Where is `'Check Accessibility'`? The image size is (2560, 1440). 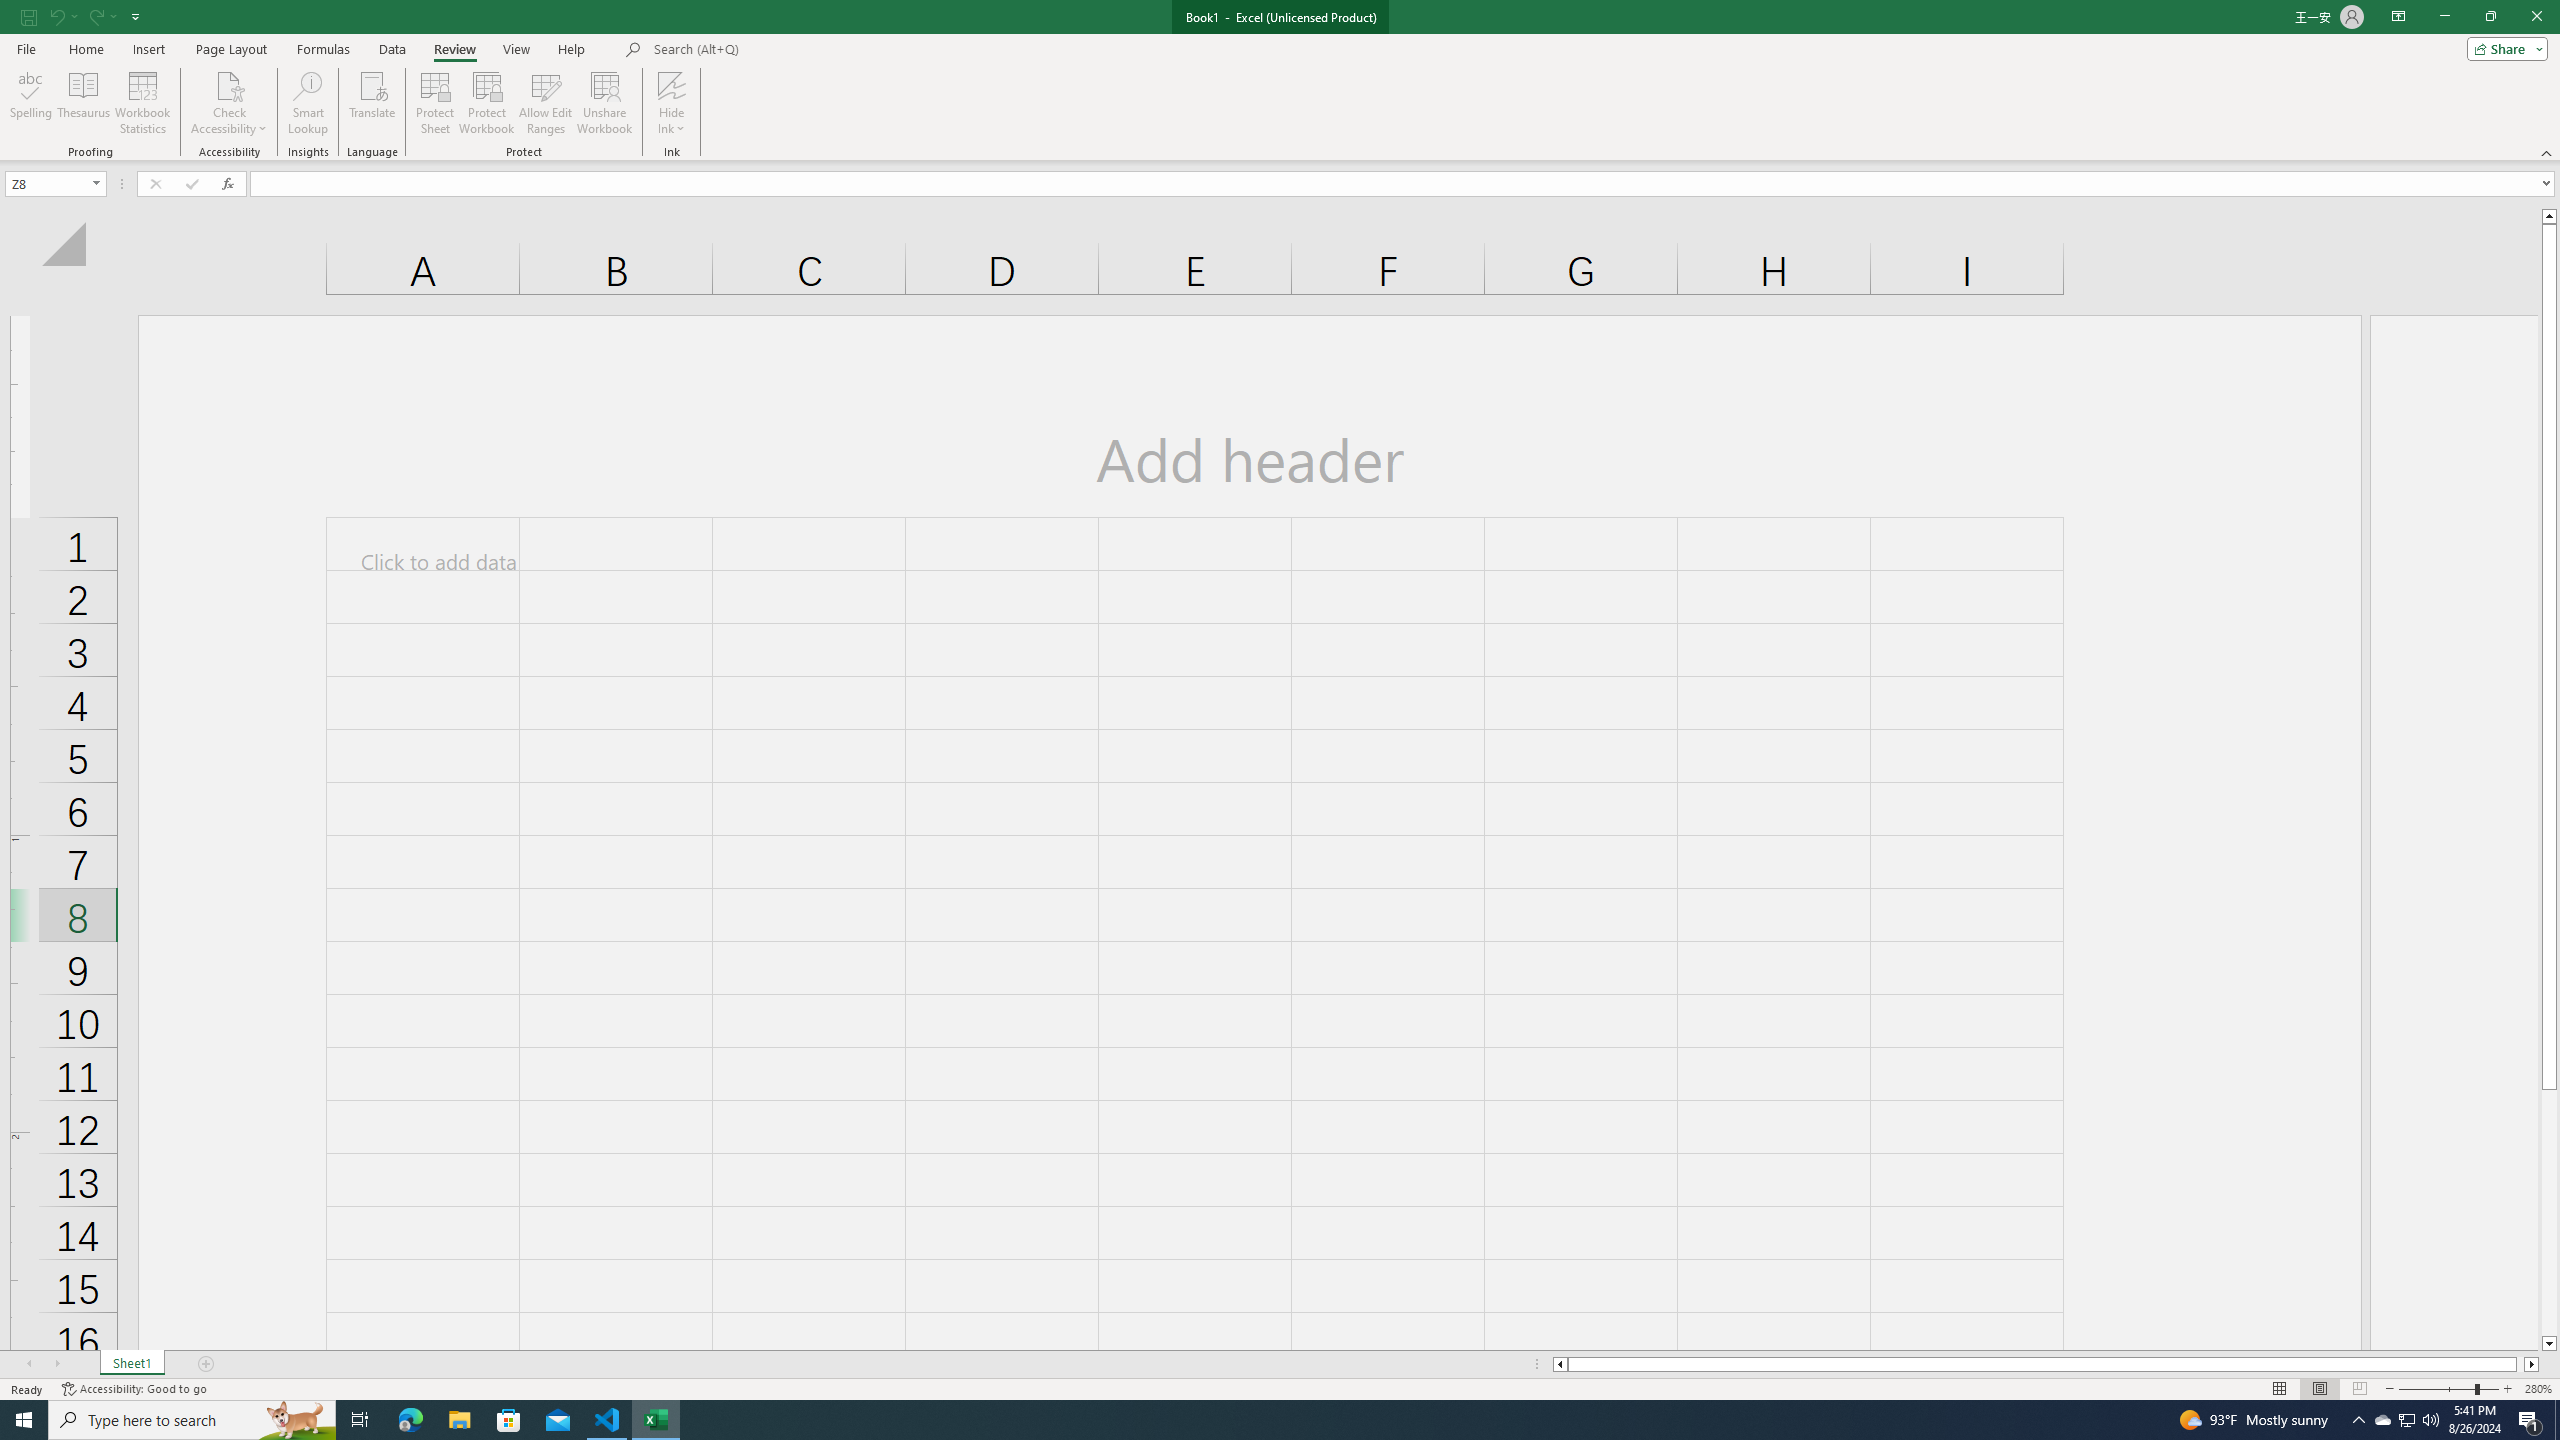
'Check Accessibility' is located at coordinates (228, 84).